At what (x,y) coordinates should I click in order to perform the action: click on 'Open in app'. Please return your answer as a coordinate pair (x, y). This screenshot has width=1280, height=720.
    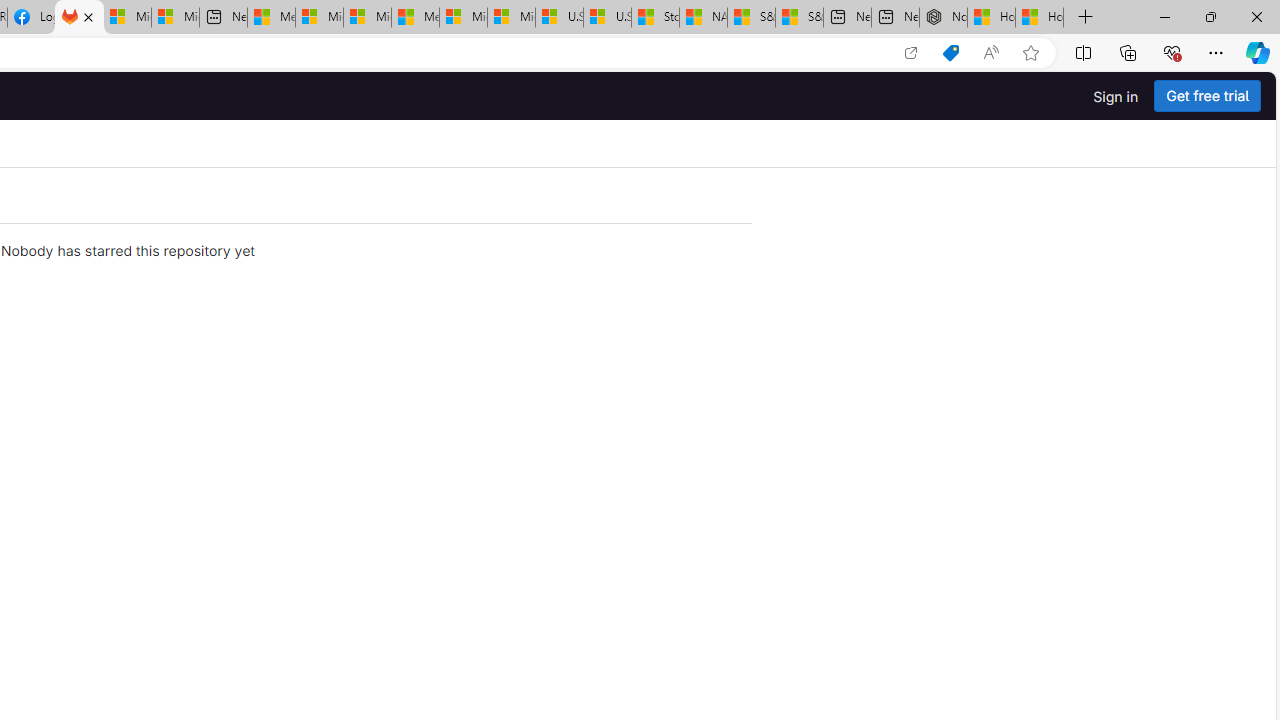
    Looking at the image, I should click on (909, 52).